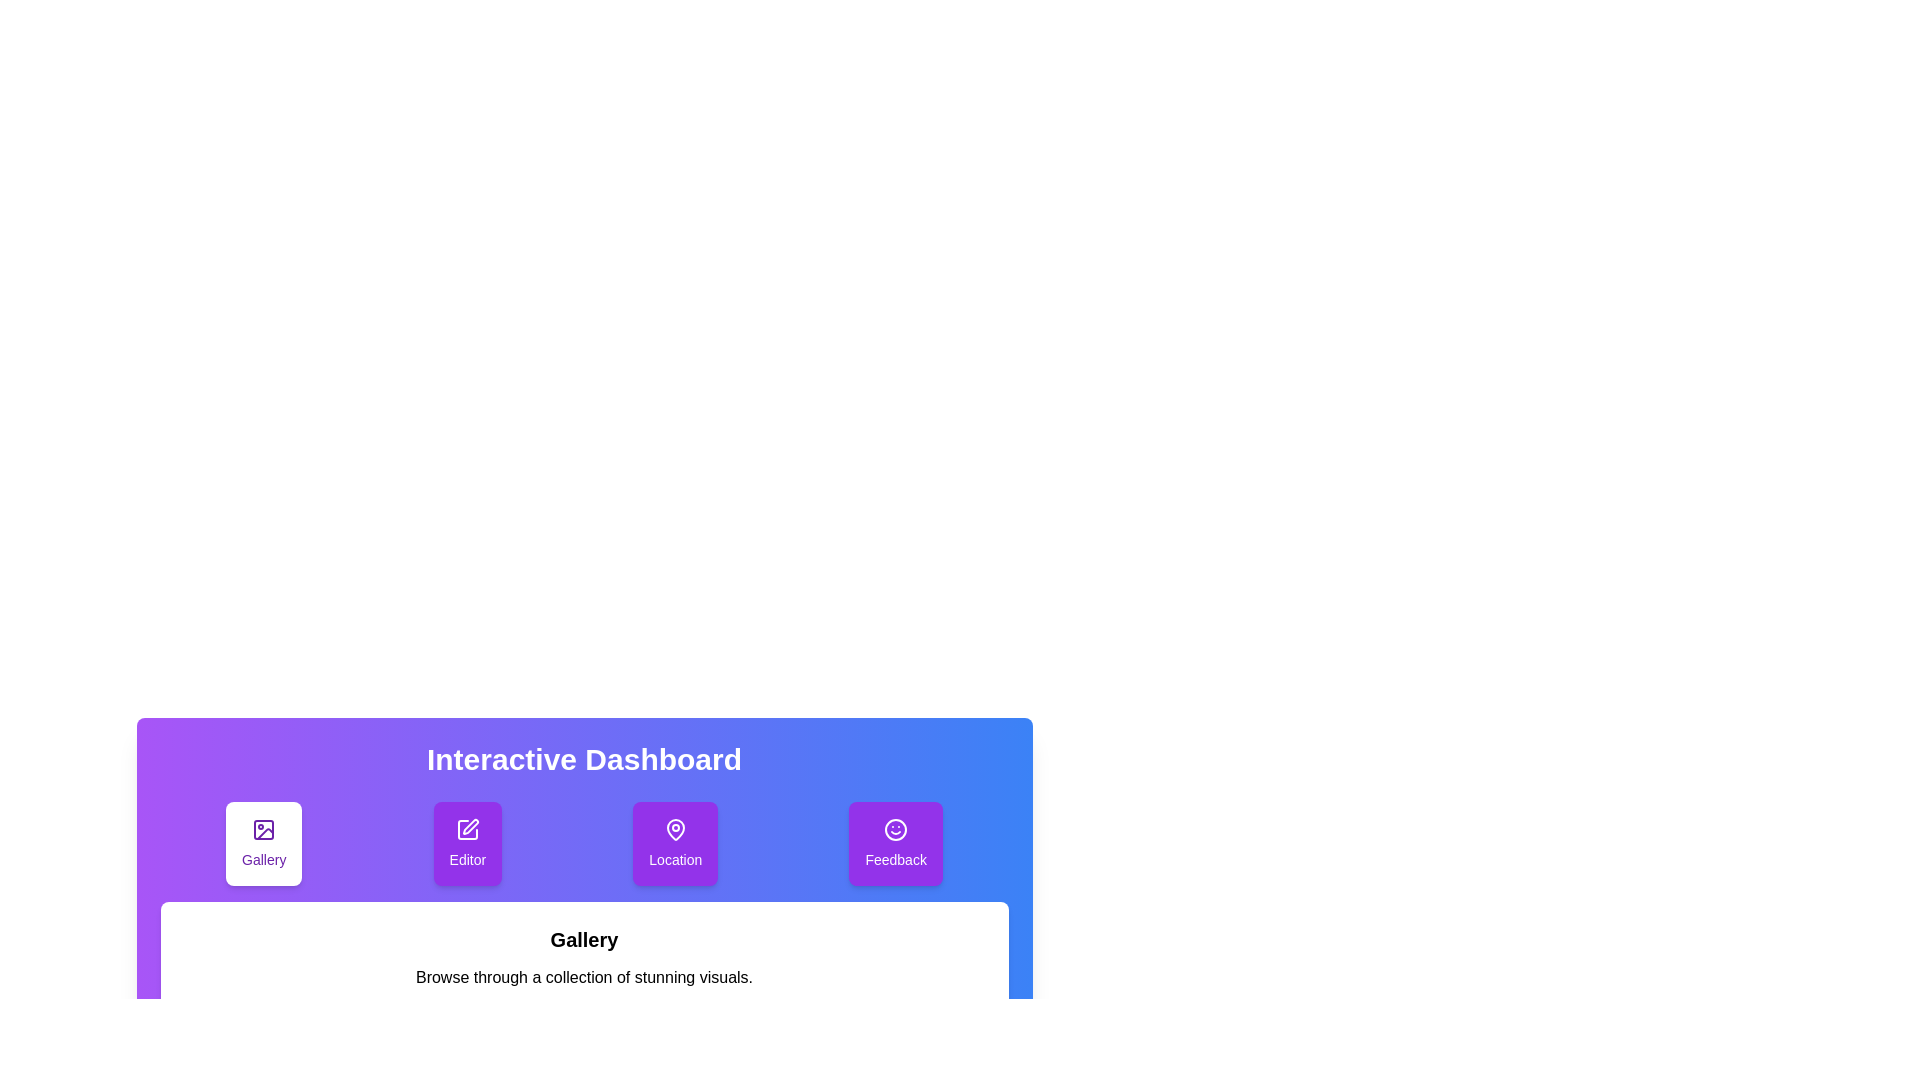  What do you see at coordinates (895, 844) in the screenshot?
I see `the tab labeled Feedback by clicking on its button` at bounding box center [895, 844].